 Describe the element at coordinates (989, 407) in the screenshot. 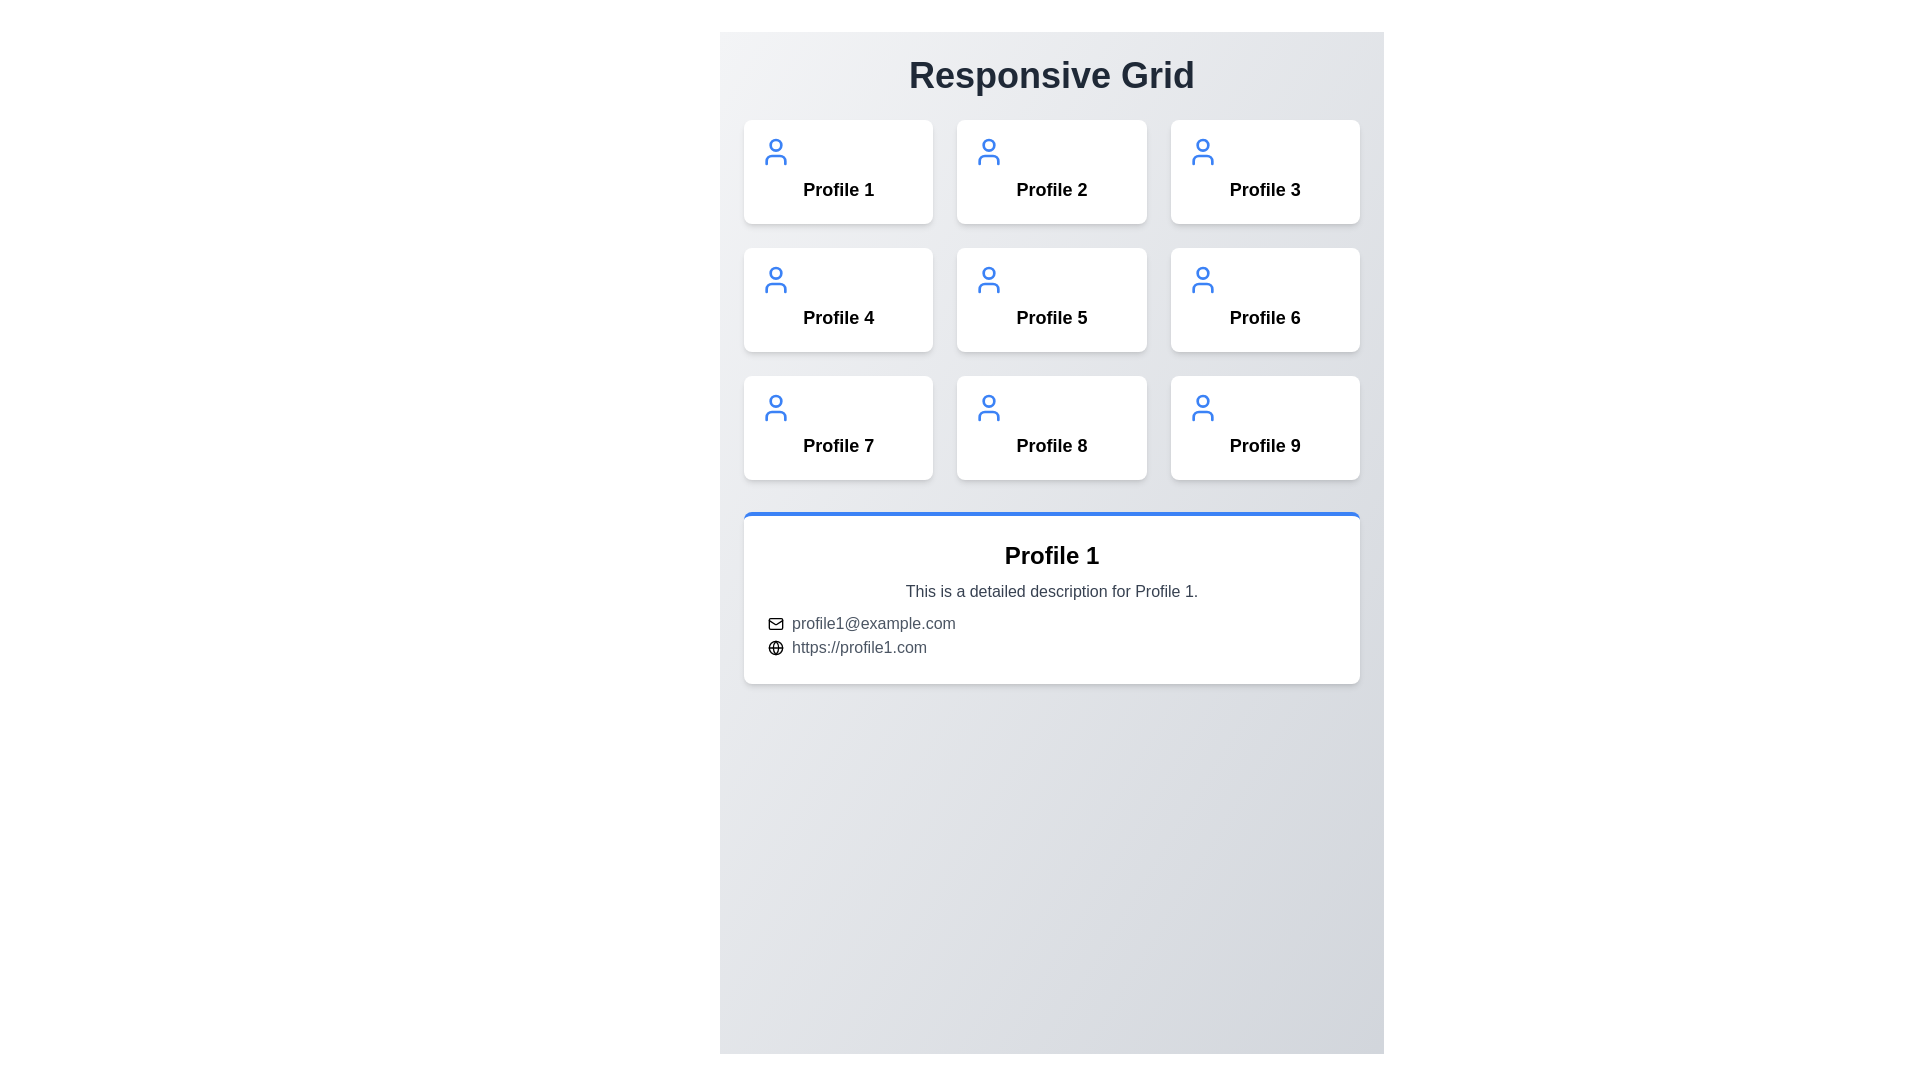

I see `the blue user profile icon, which is a circular representation located at the top center of the 'Profile 8' card, above the text 'Profile 8'` at that location.